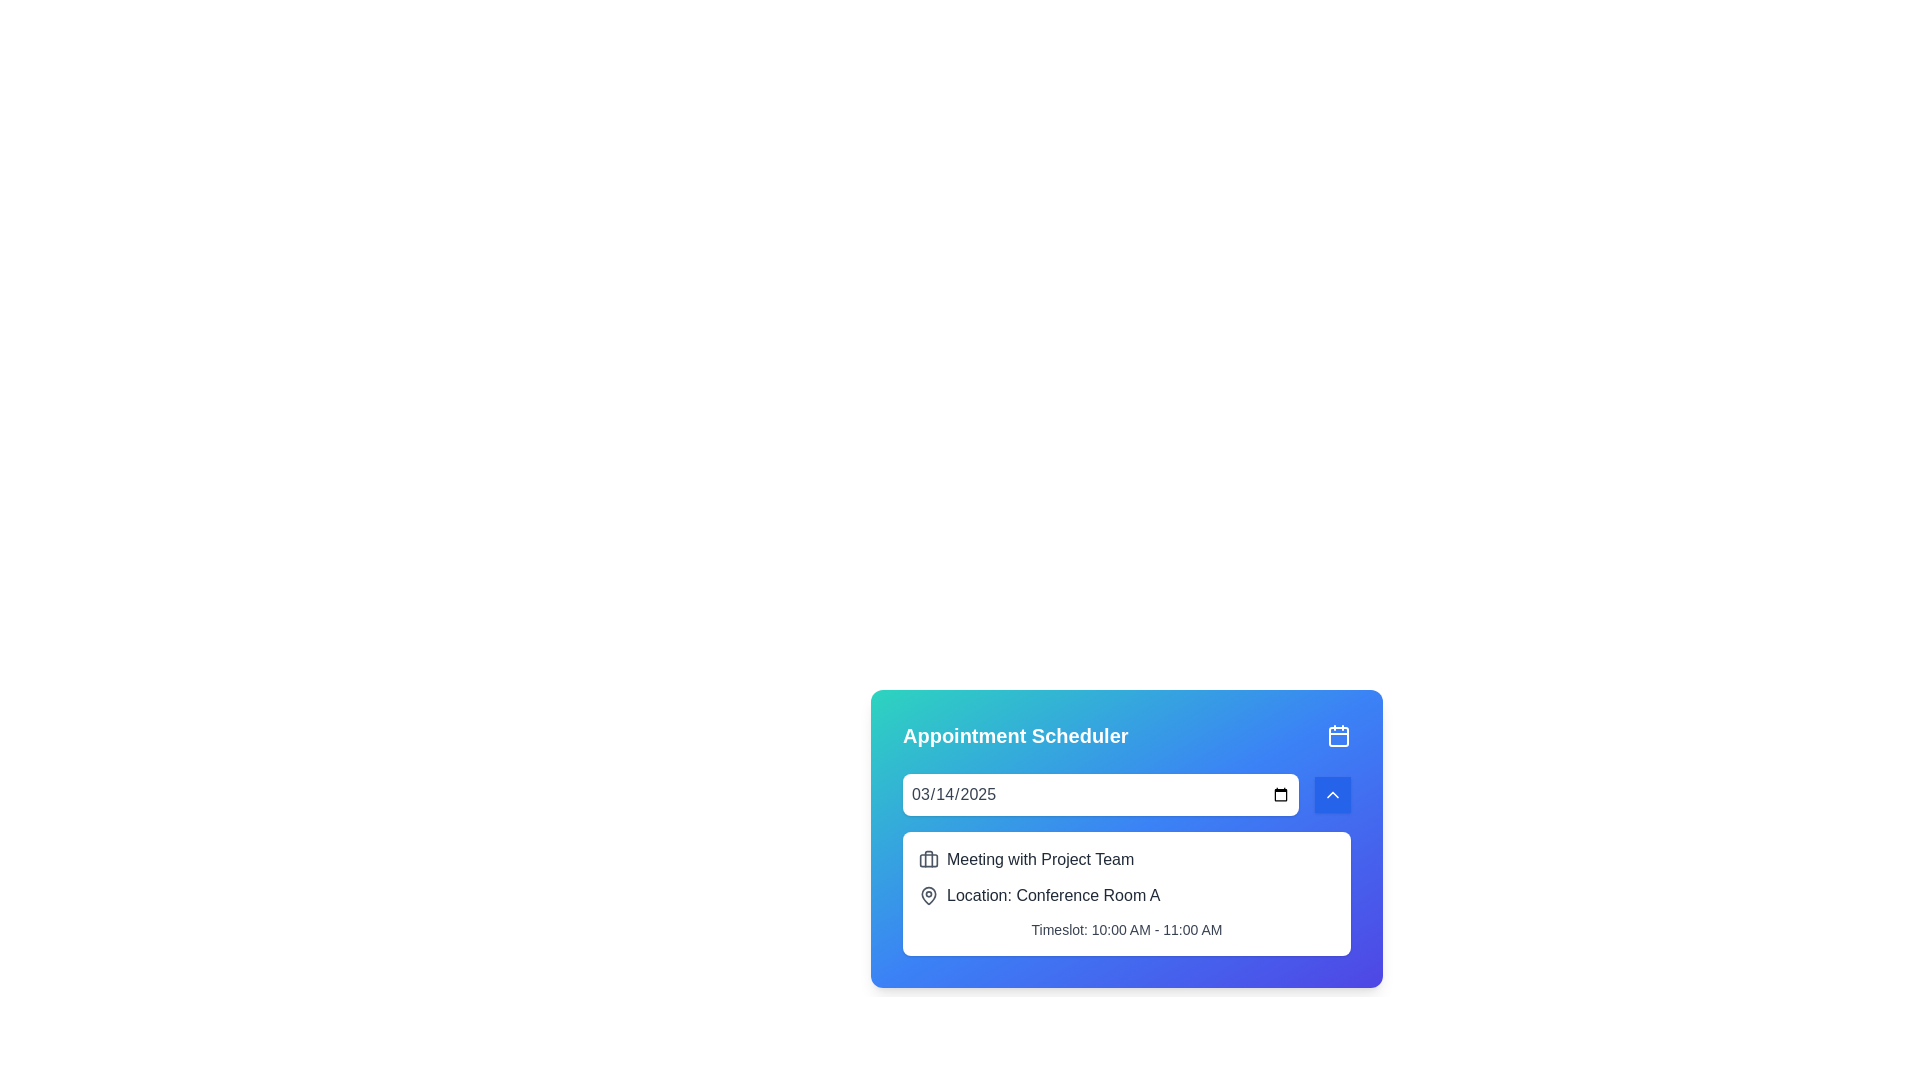  I want to click on the text label displaying 'Timeslot: 10:00 AM - 11:00 AM', located below 'Location: Conference Room A', so click(1127, 929).